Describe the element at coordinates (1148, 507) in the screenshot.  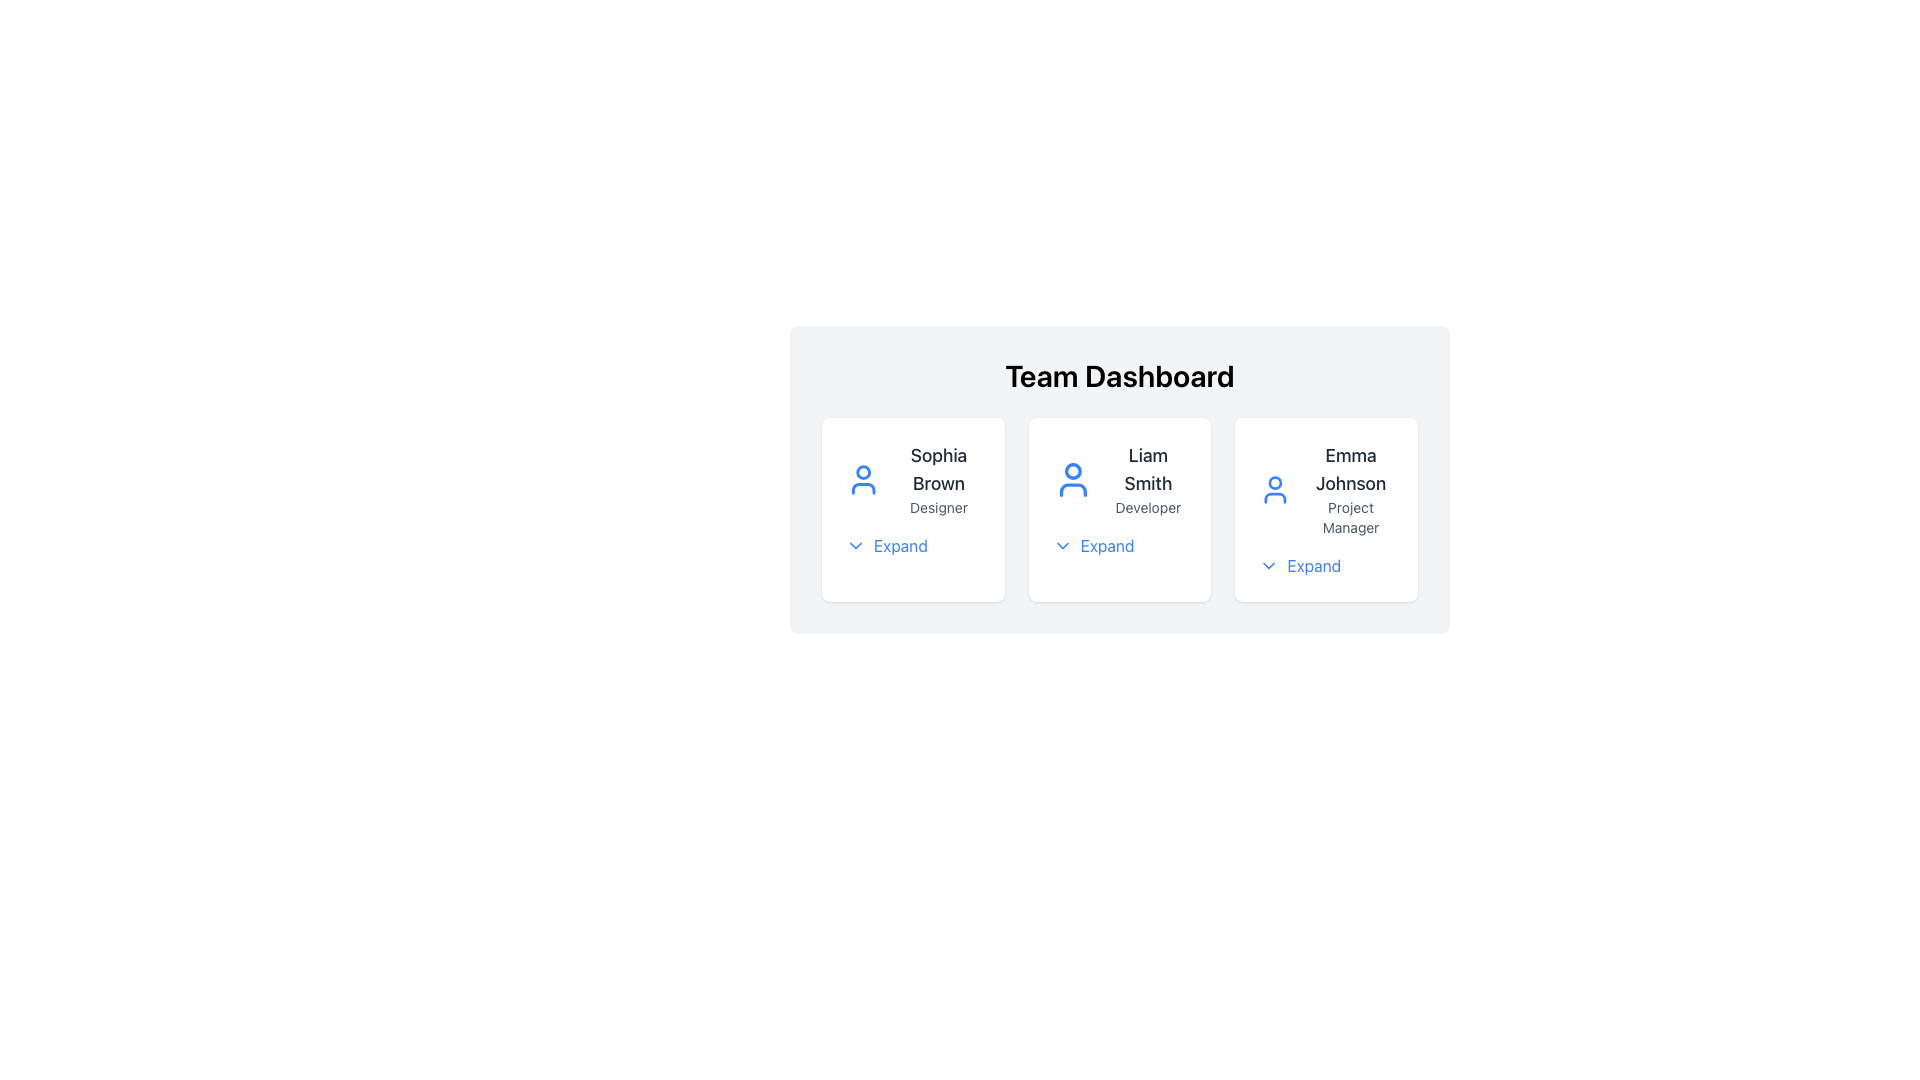
I see `the 'Developer' text label located within the card for 'Liam Smith', which is positioned below the name and above an expandable button in the 'Team Dashboard' interface` at that location.